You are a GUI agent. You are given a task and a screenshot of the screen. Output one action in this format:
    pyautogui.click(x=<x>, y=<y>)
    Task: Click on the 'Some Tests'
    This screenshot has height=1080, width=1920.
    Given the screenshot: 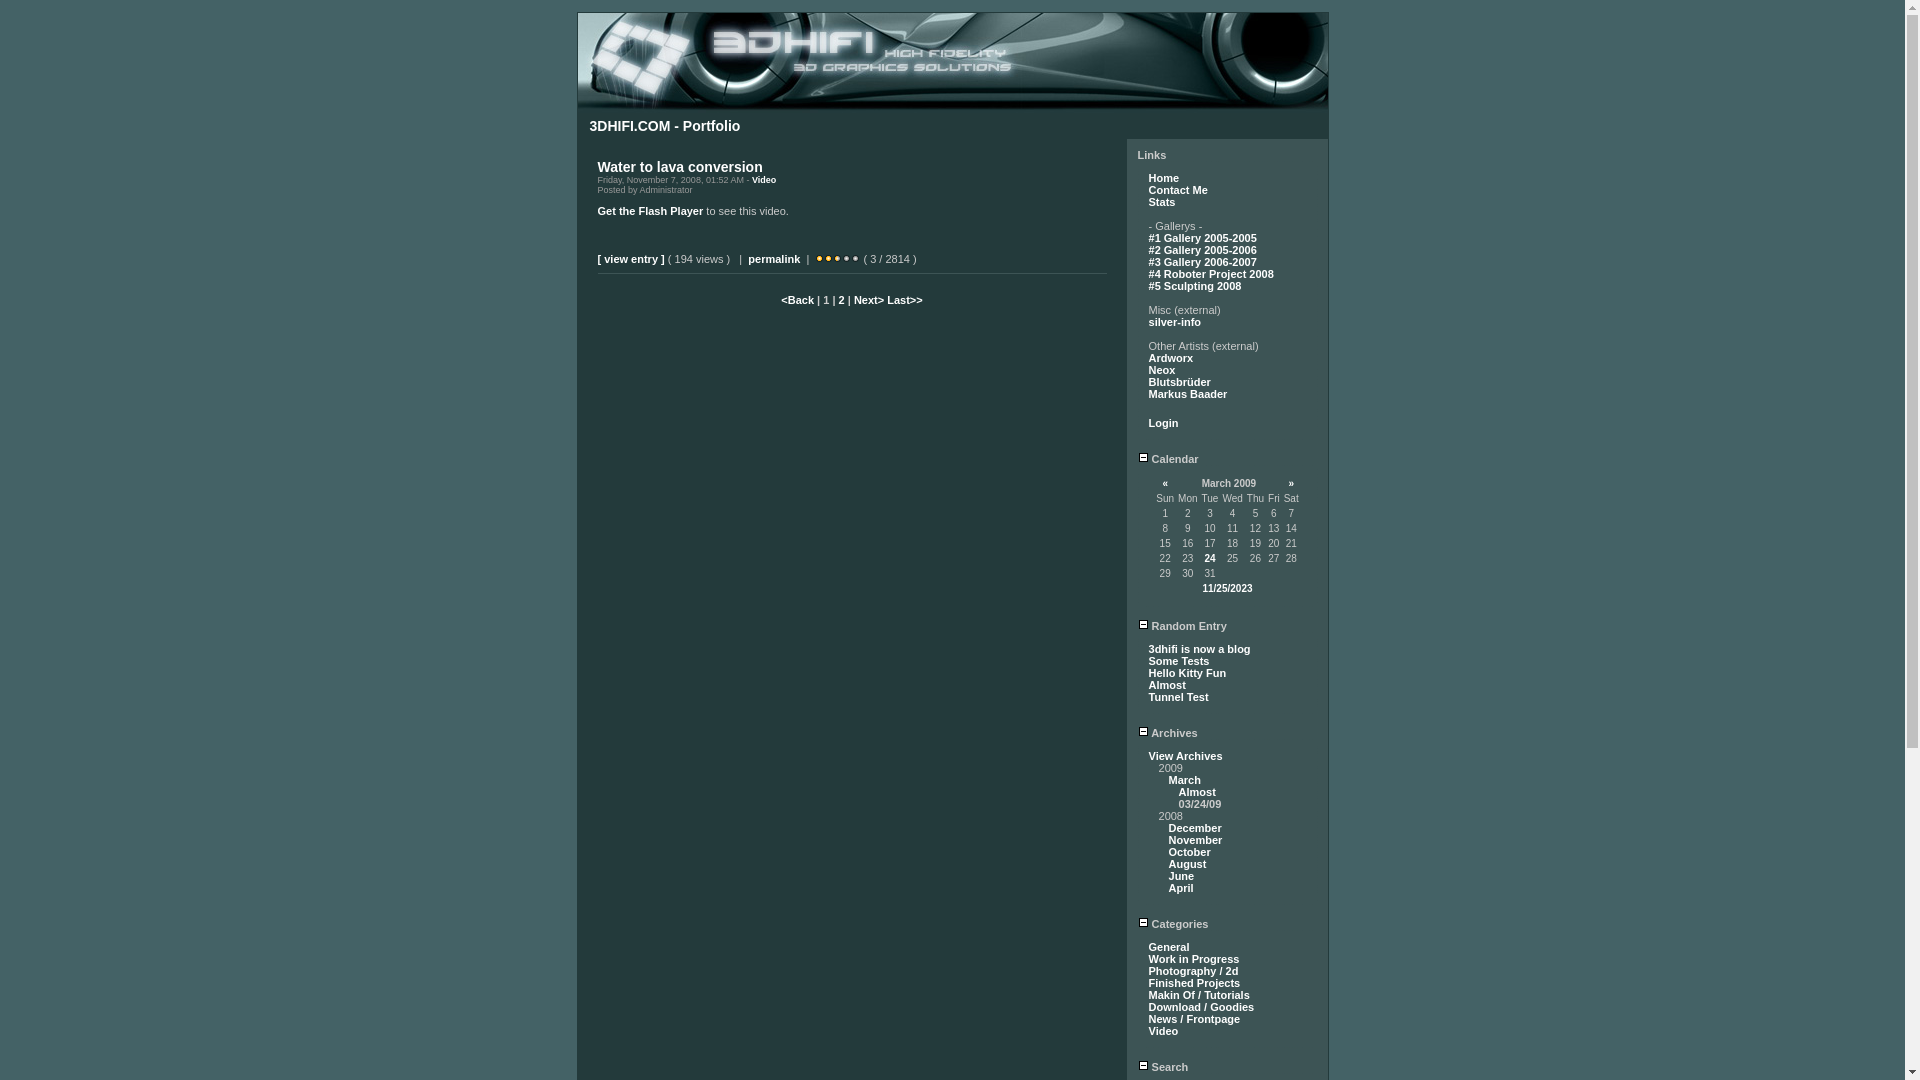 What is the action you would take?
    pyautogui.click(x=1179, y=660)
    